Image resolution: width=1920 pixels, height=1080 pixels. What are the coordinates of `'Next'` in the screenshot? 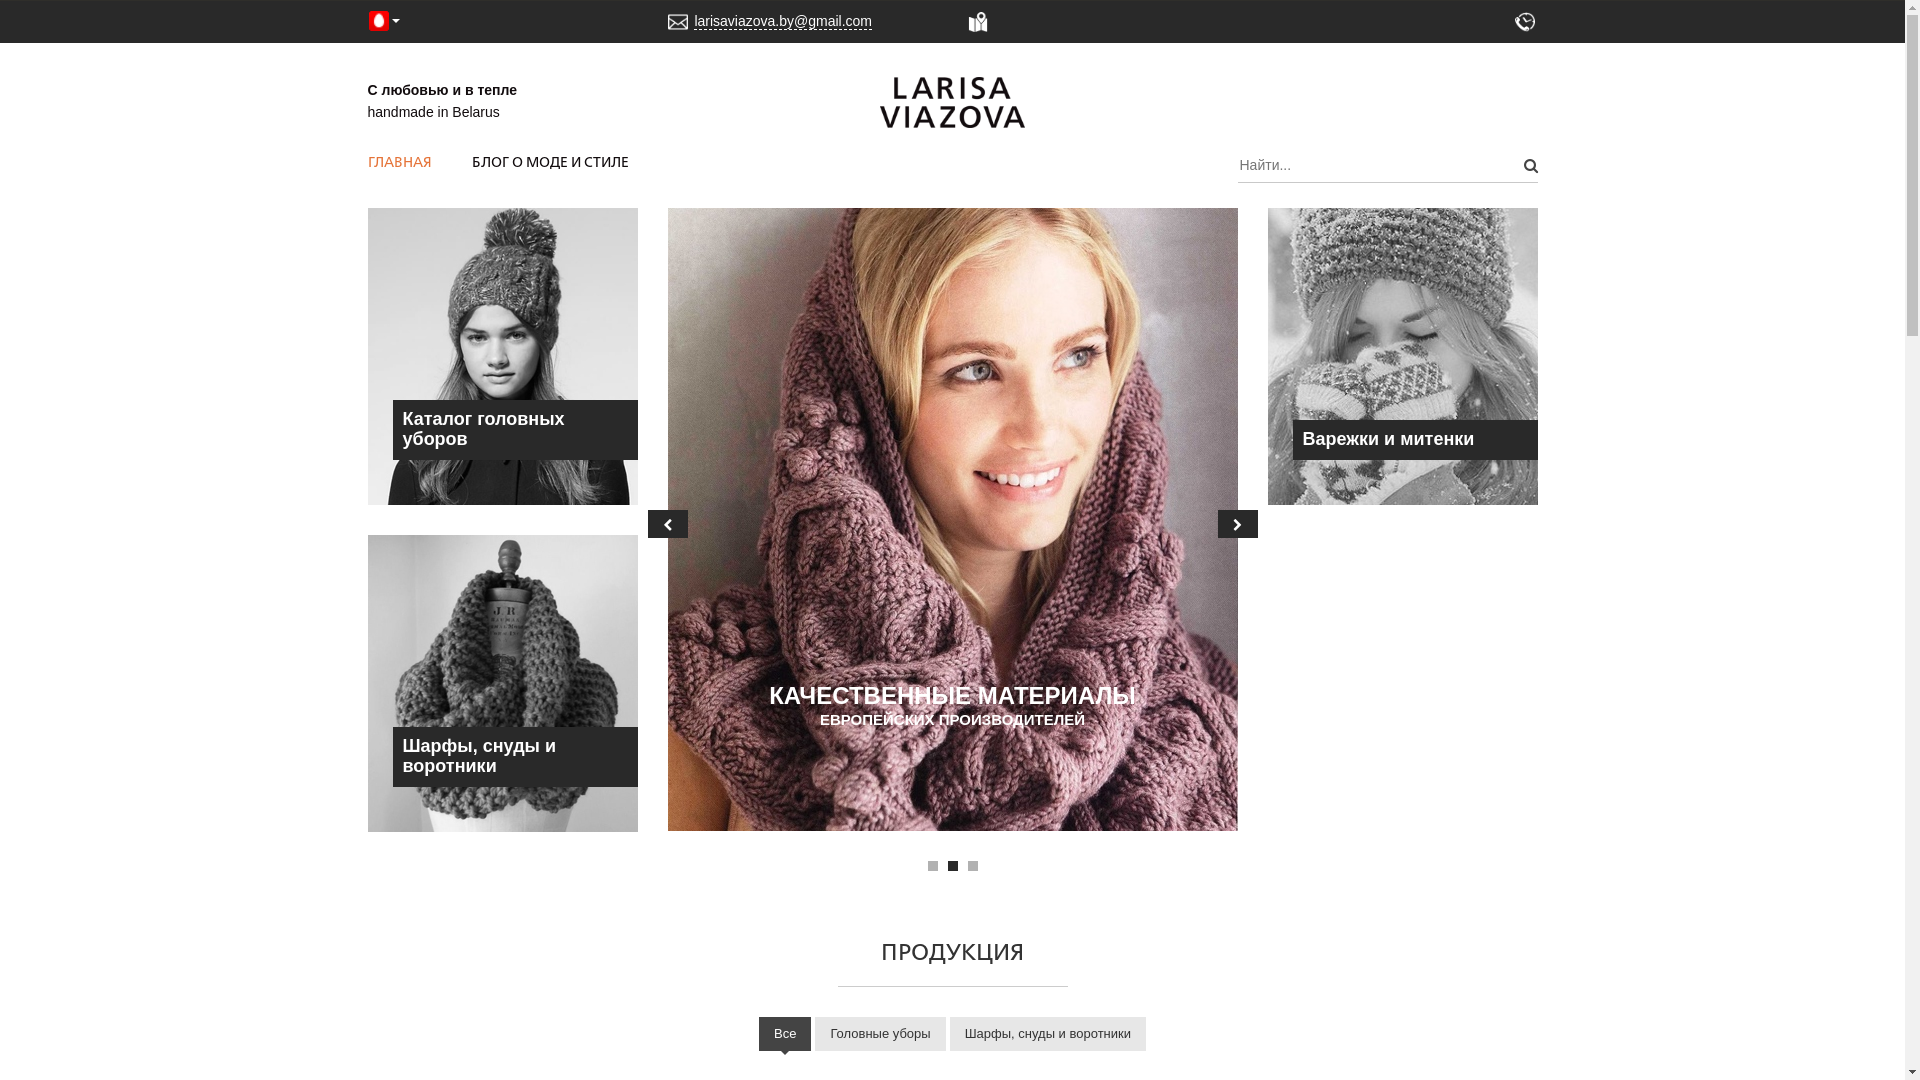 It's located at (1237, 523).